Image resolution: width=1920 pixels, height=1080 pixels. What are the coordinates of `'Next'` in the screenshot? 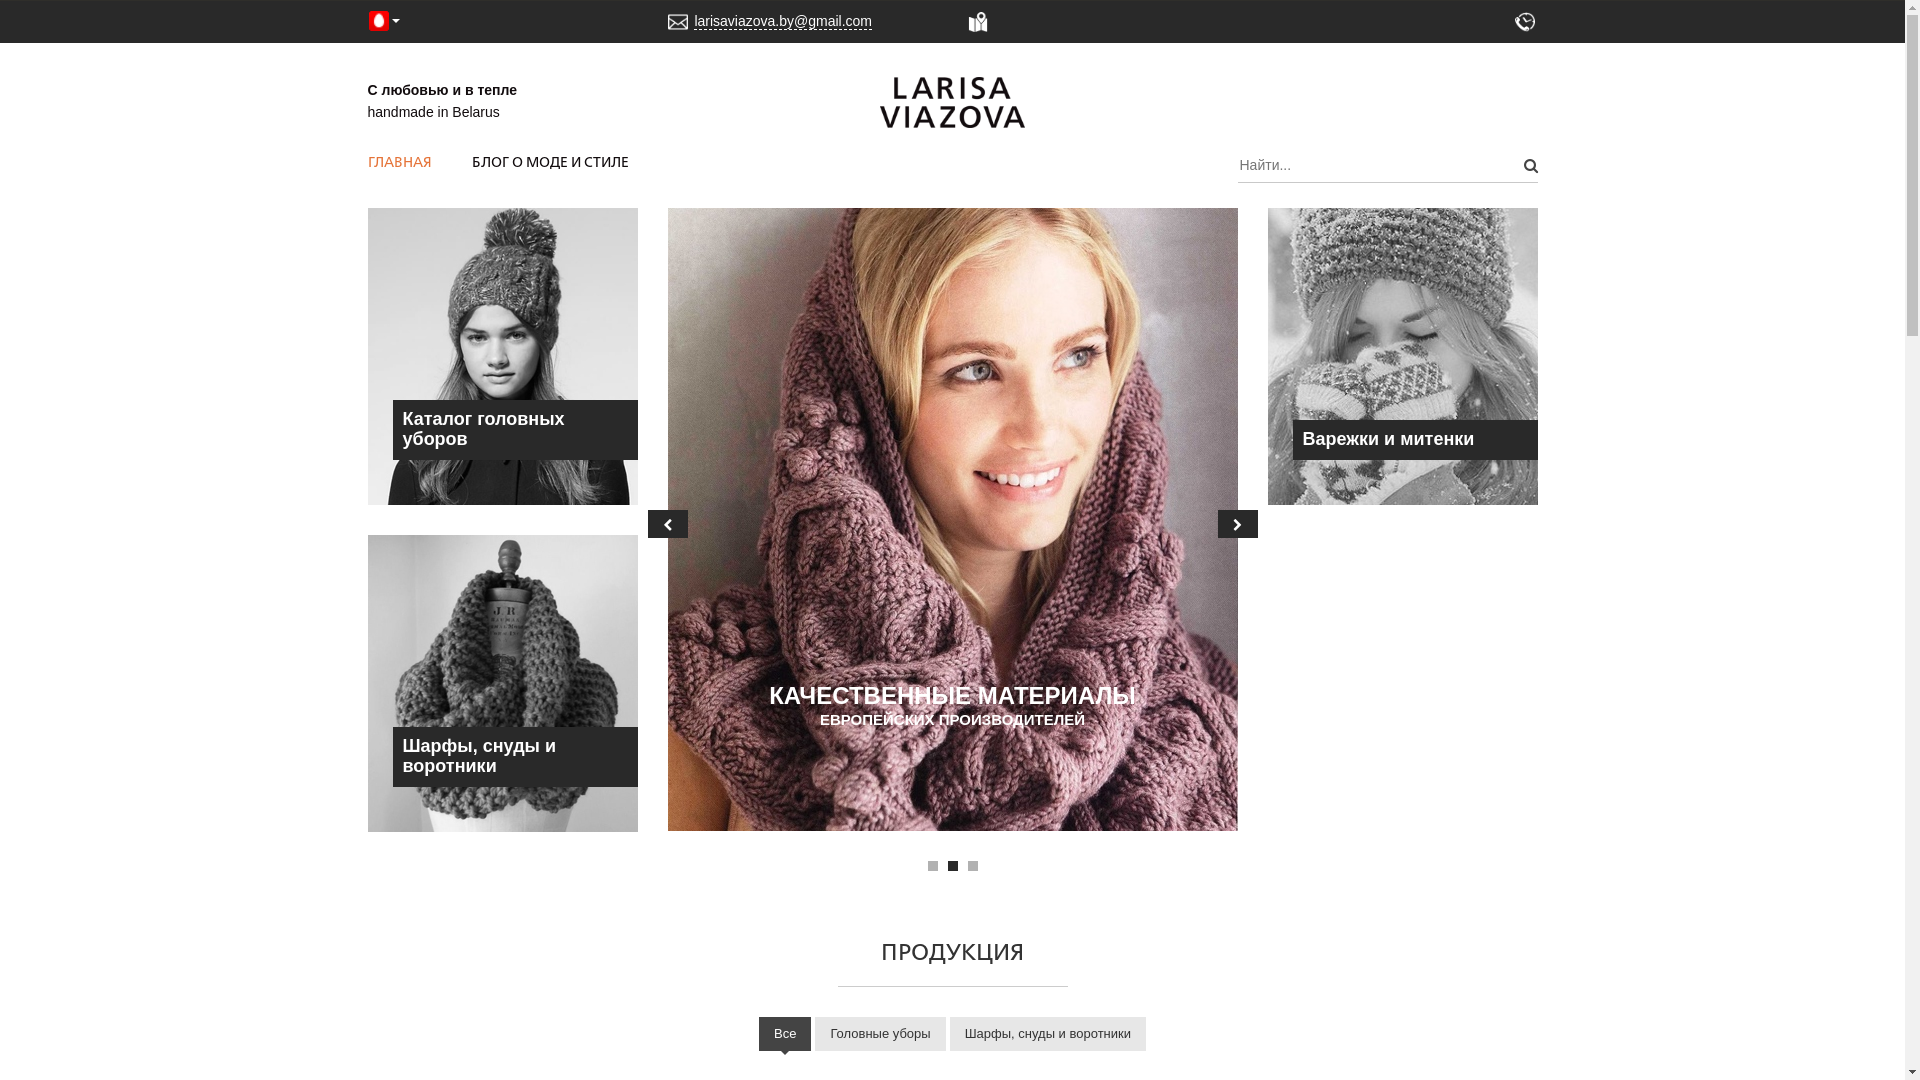 It's located at (1237, 523).